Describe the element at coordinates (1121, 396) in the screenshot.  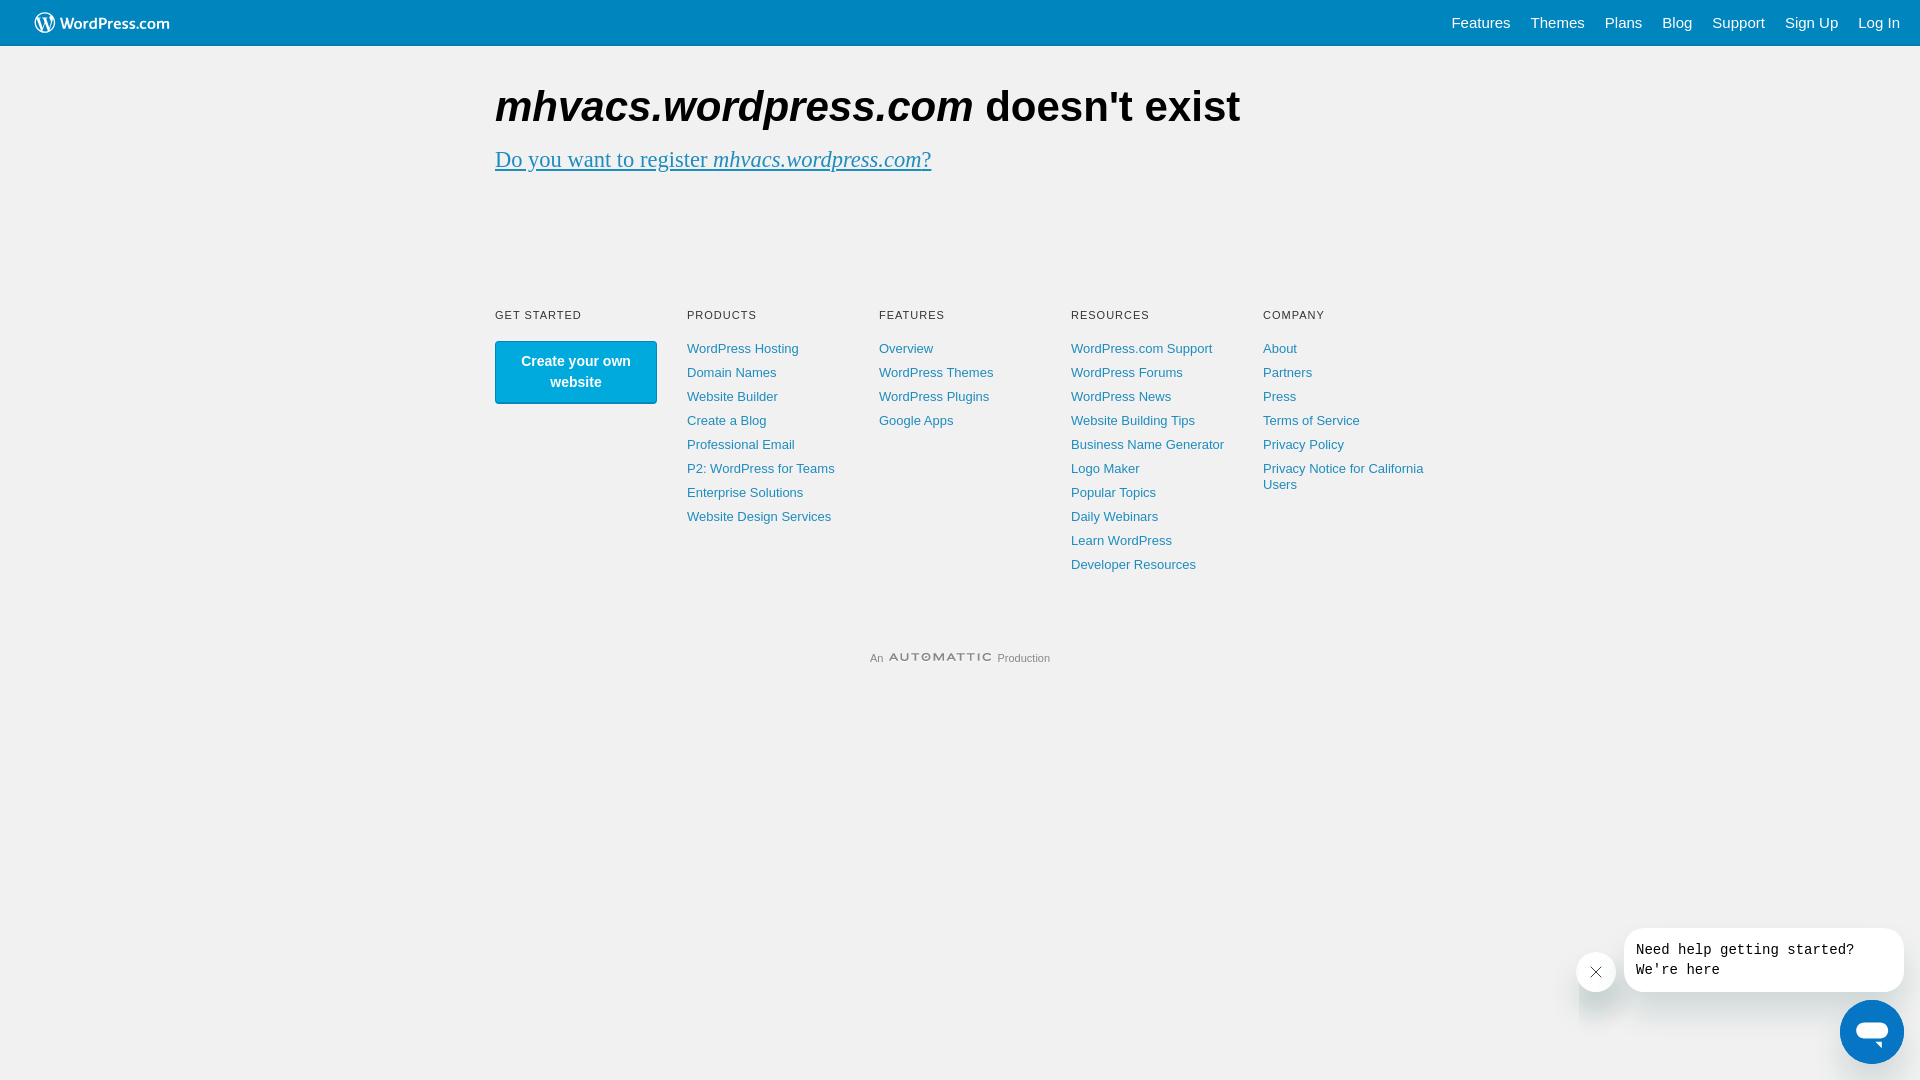
I see `'WordPress News'` at that location.